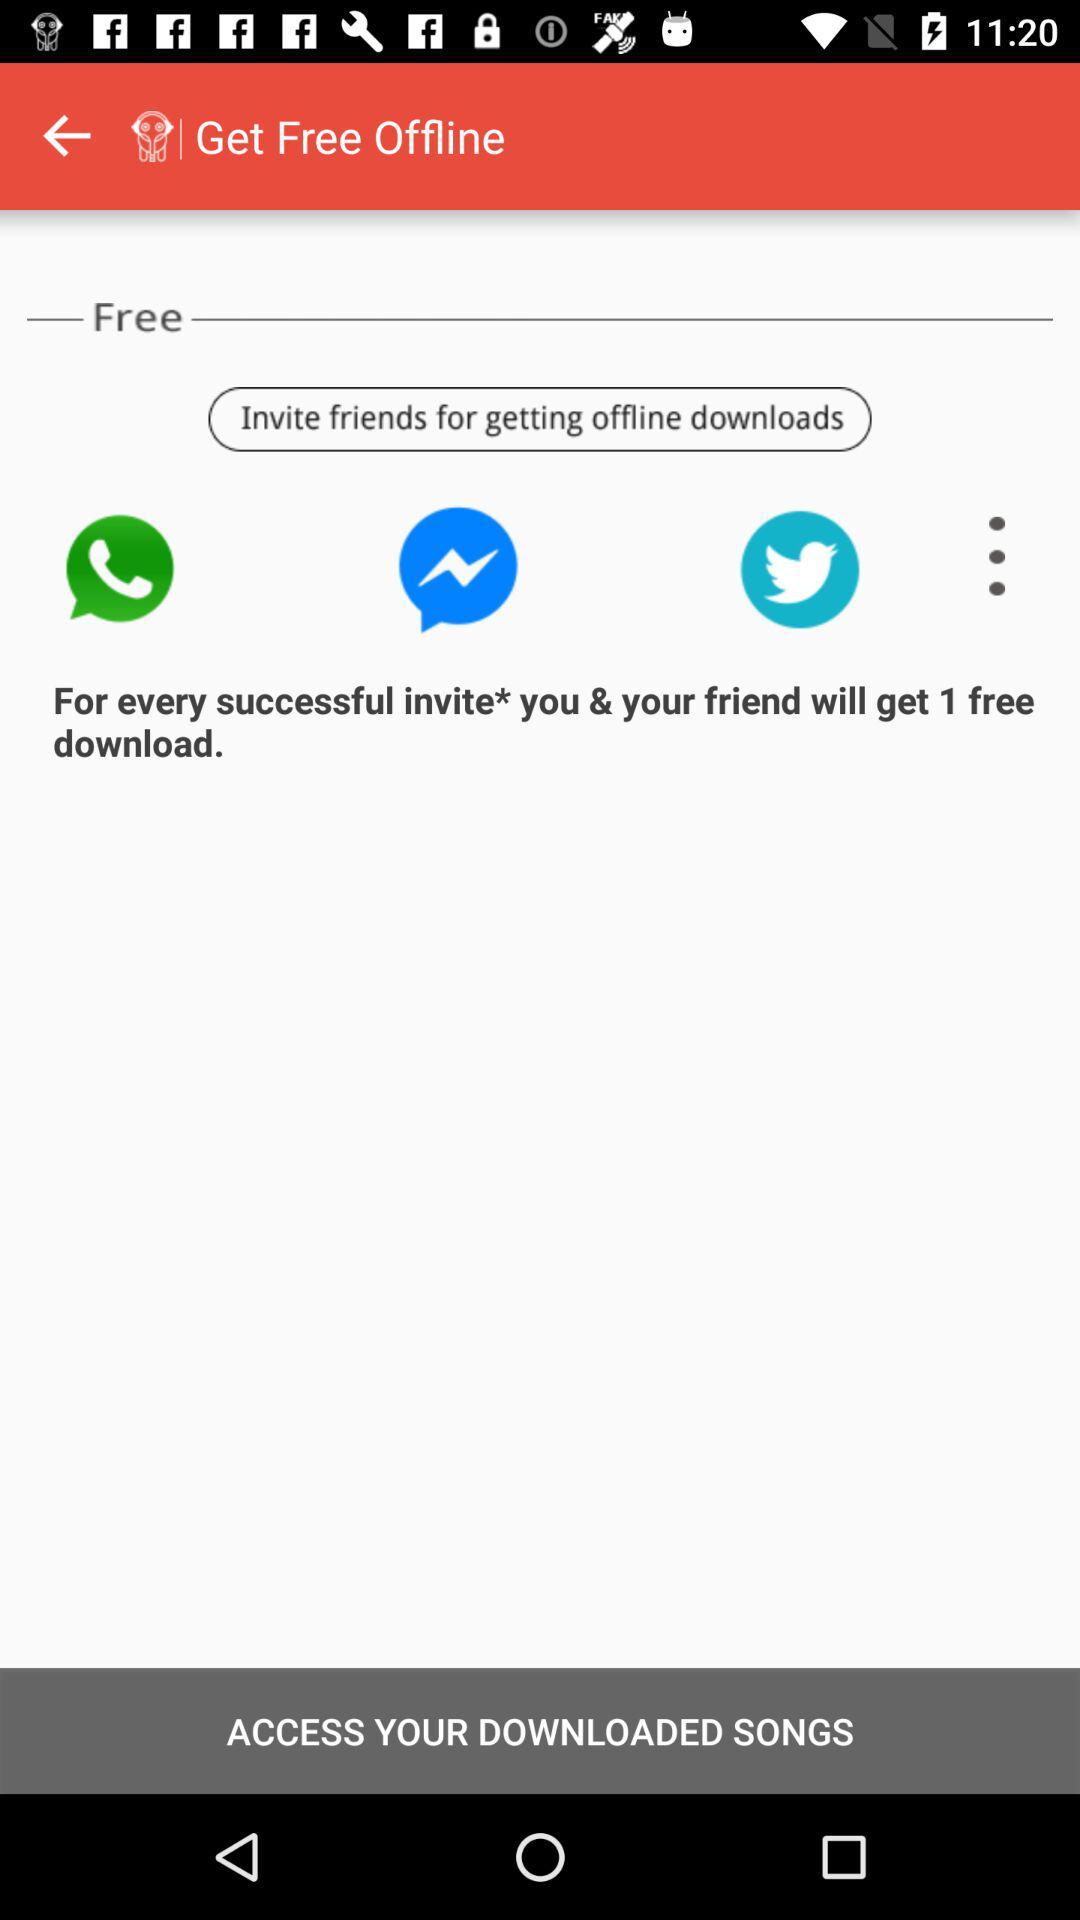 Image resolution: width=1080 pixels, height=1920 pixels. What do you see at coordinates (459, 568) in the screenshot?
I see `opens facebook messenger` at bounding box center [459, 568].